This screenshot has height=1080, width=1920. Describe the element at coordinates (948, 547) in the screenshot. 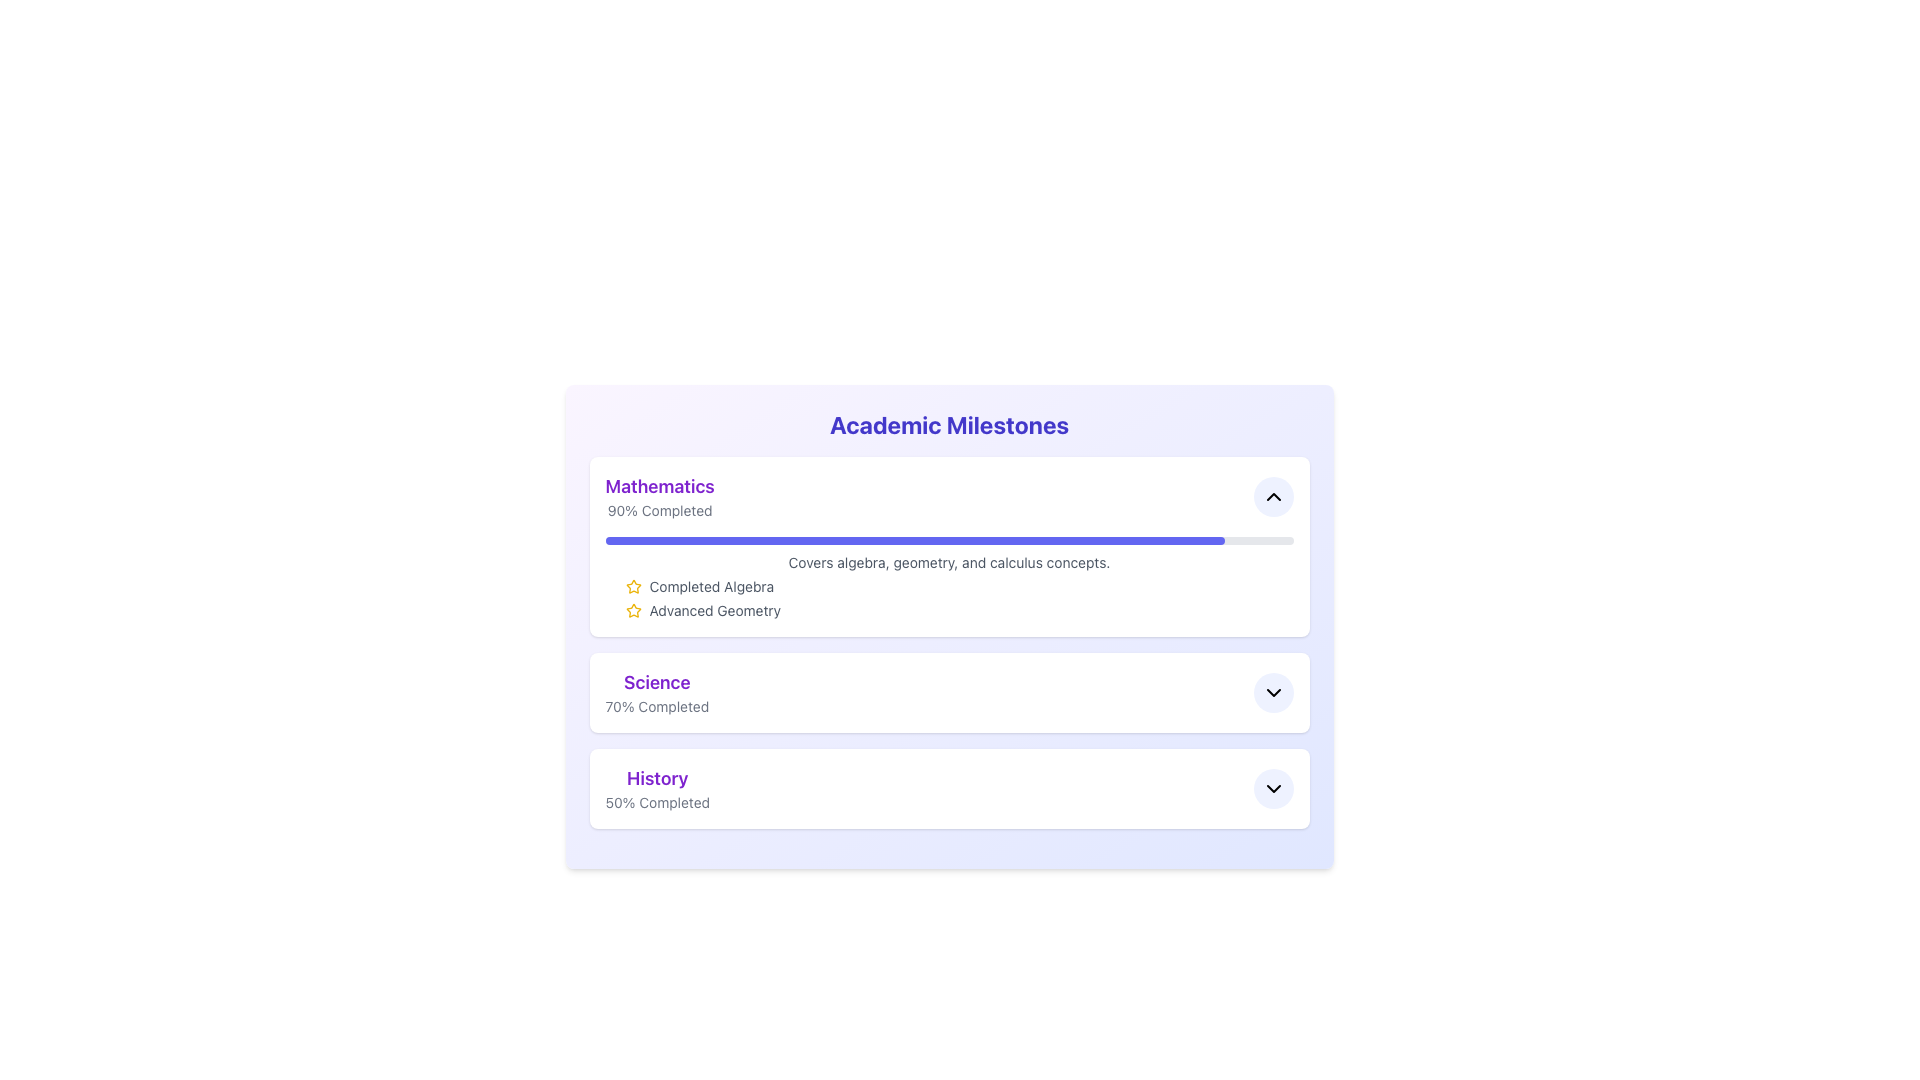

I see `the topmost Information Card under the title 'Academic Milestones'` at that location.